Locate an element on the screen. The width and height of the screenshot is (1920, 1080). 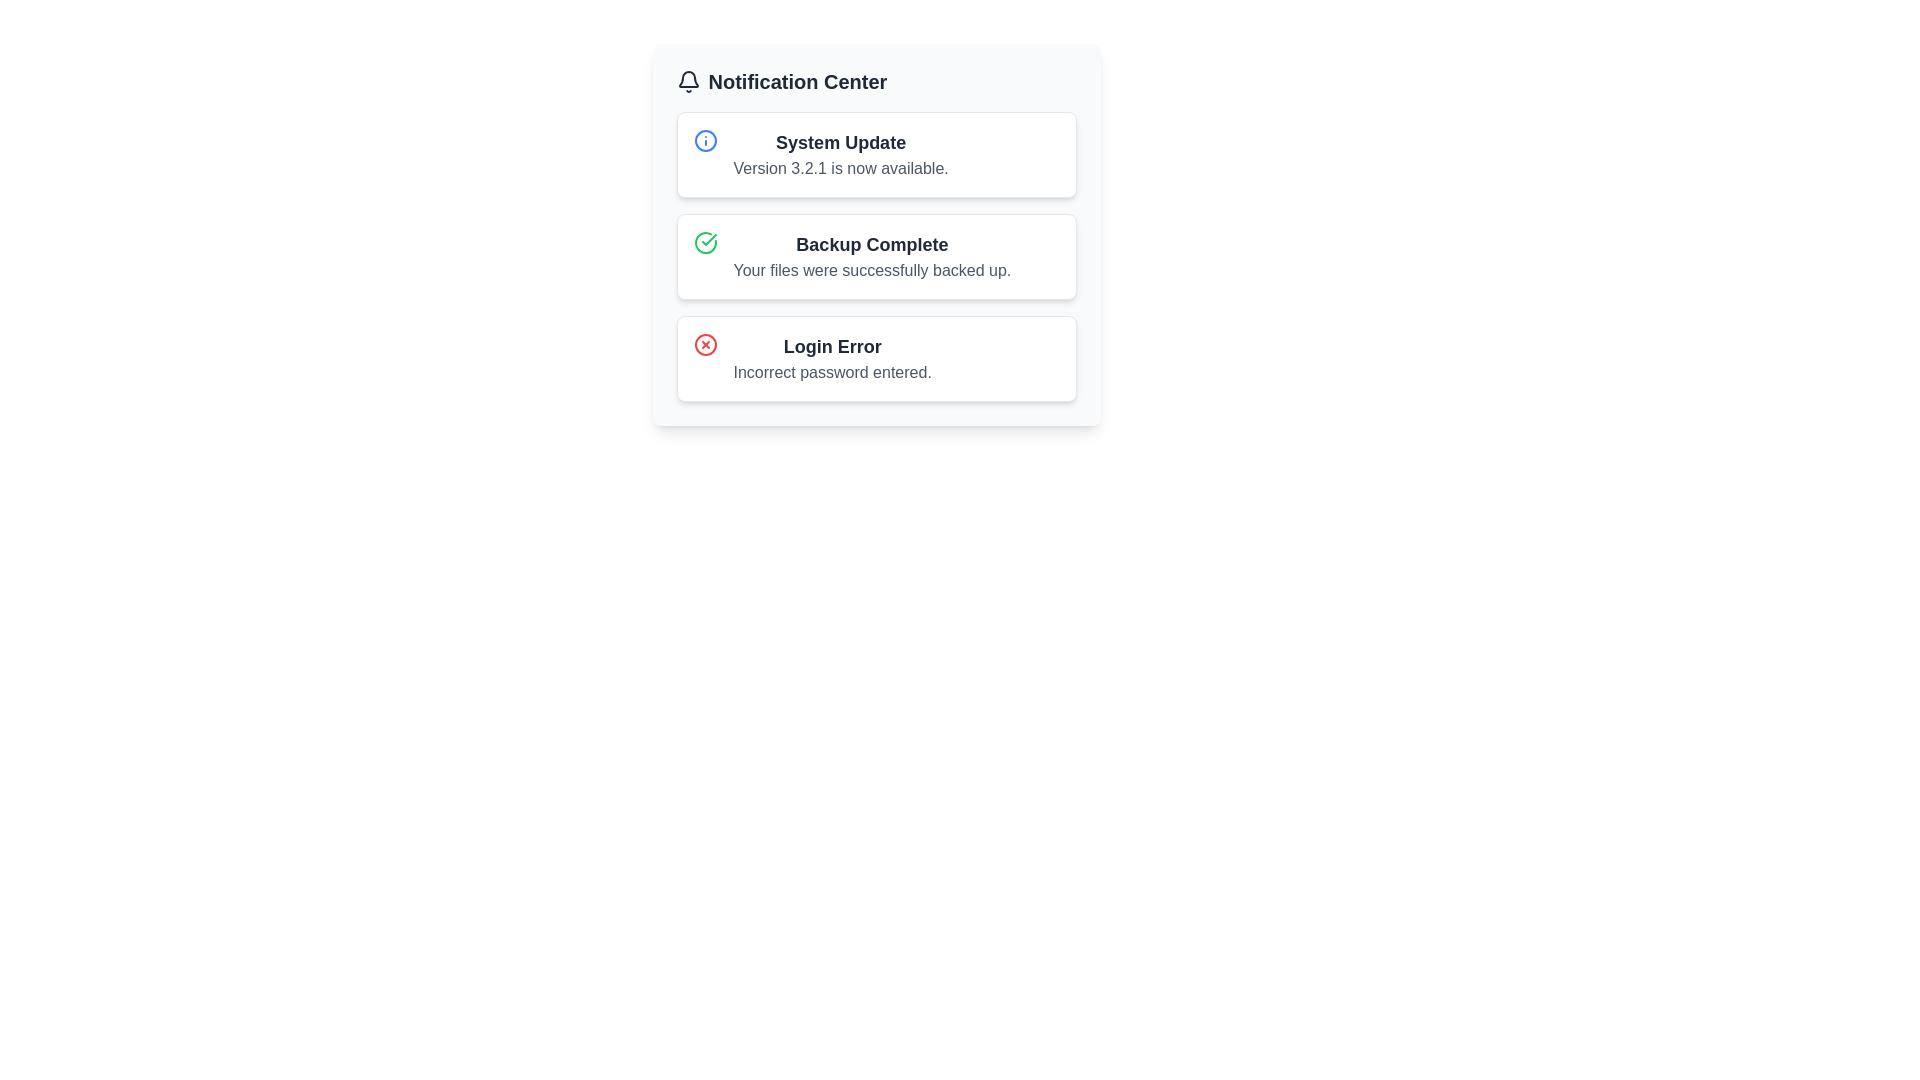
the error icon indicating a 'Login Error' in the bottom-most notification row of the Notification Center is located at coordinates (705, 343).